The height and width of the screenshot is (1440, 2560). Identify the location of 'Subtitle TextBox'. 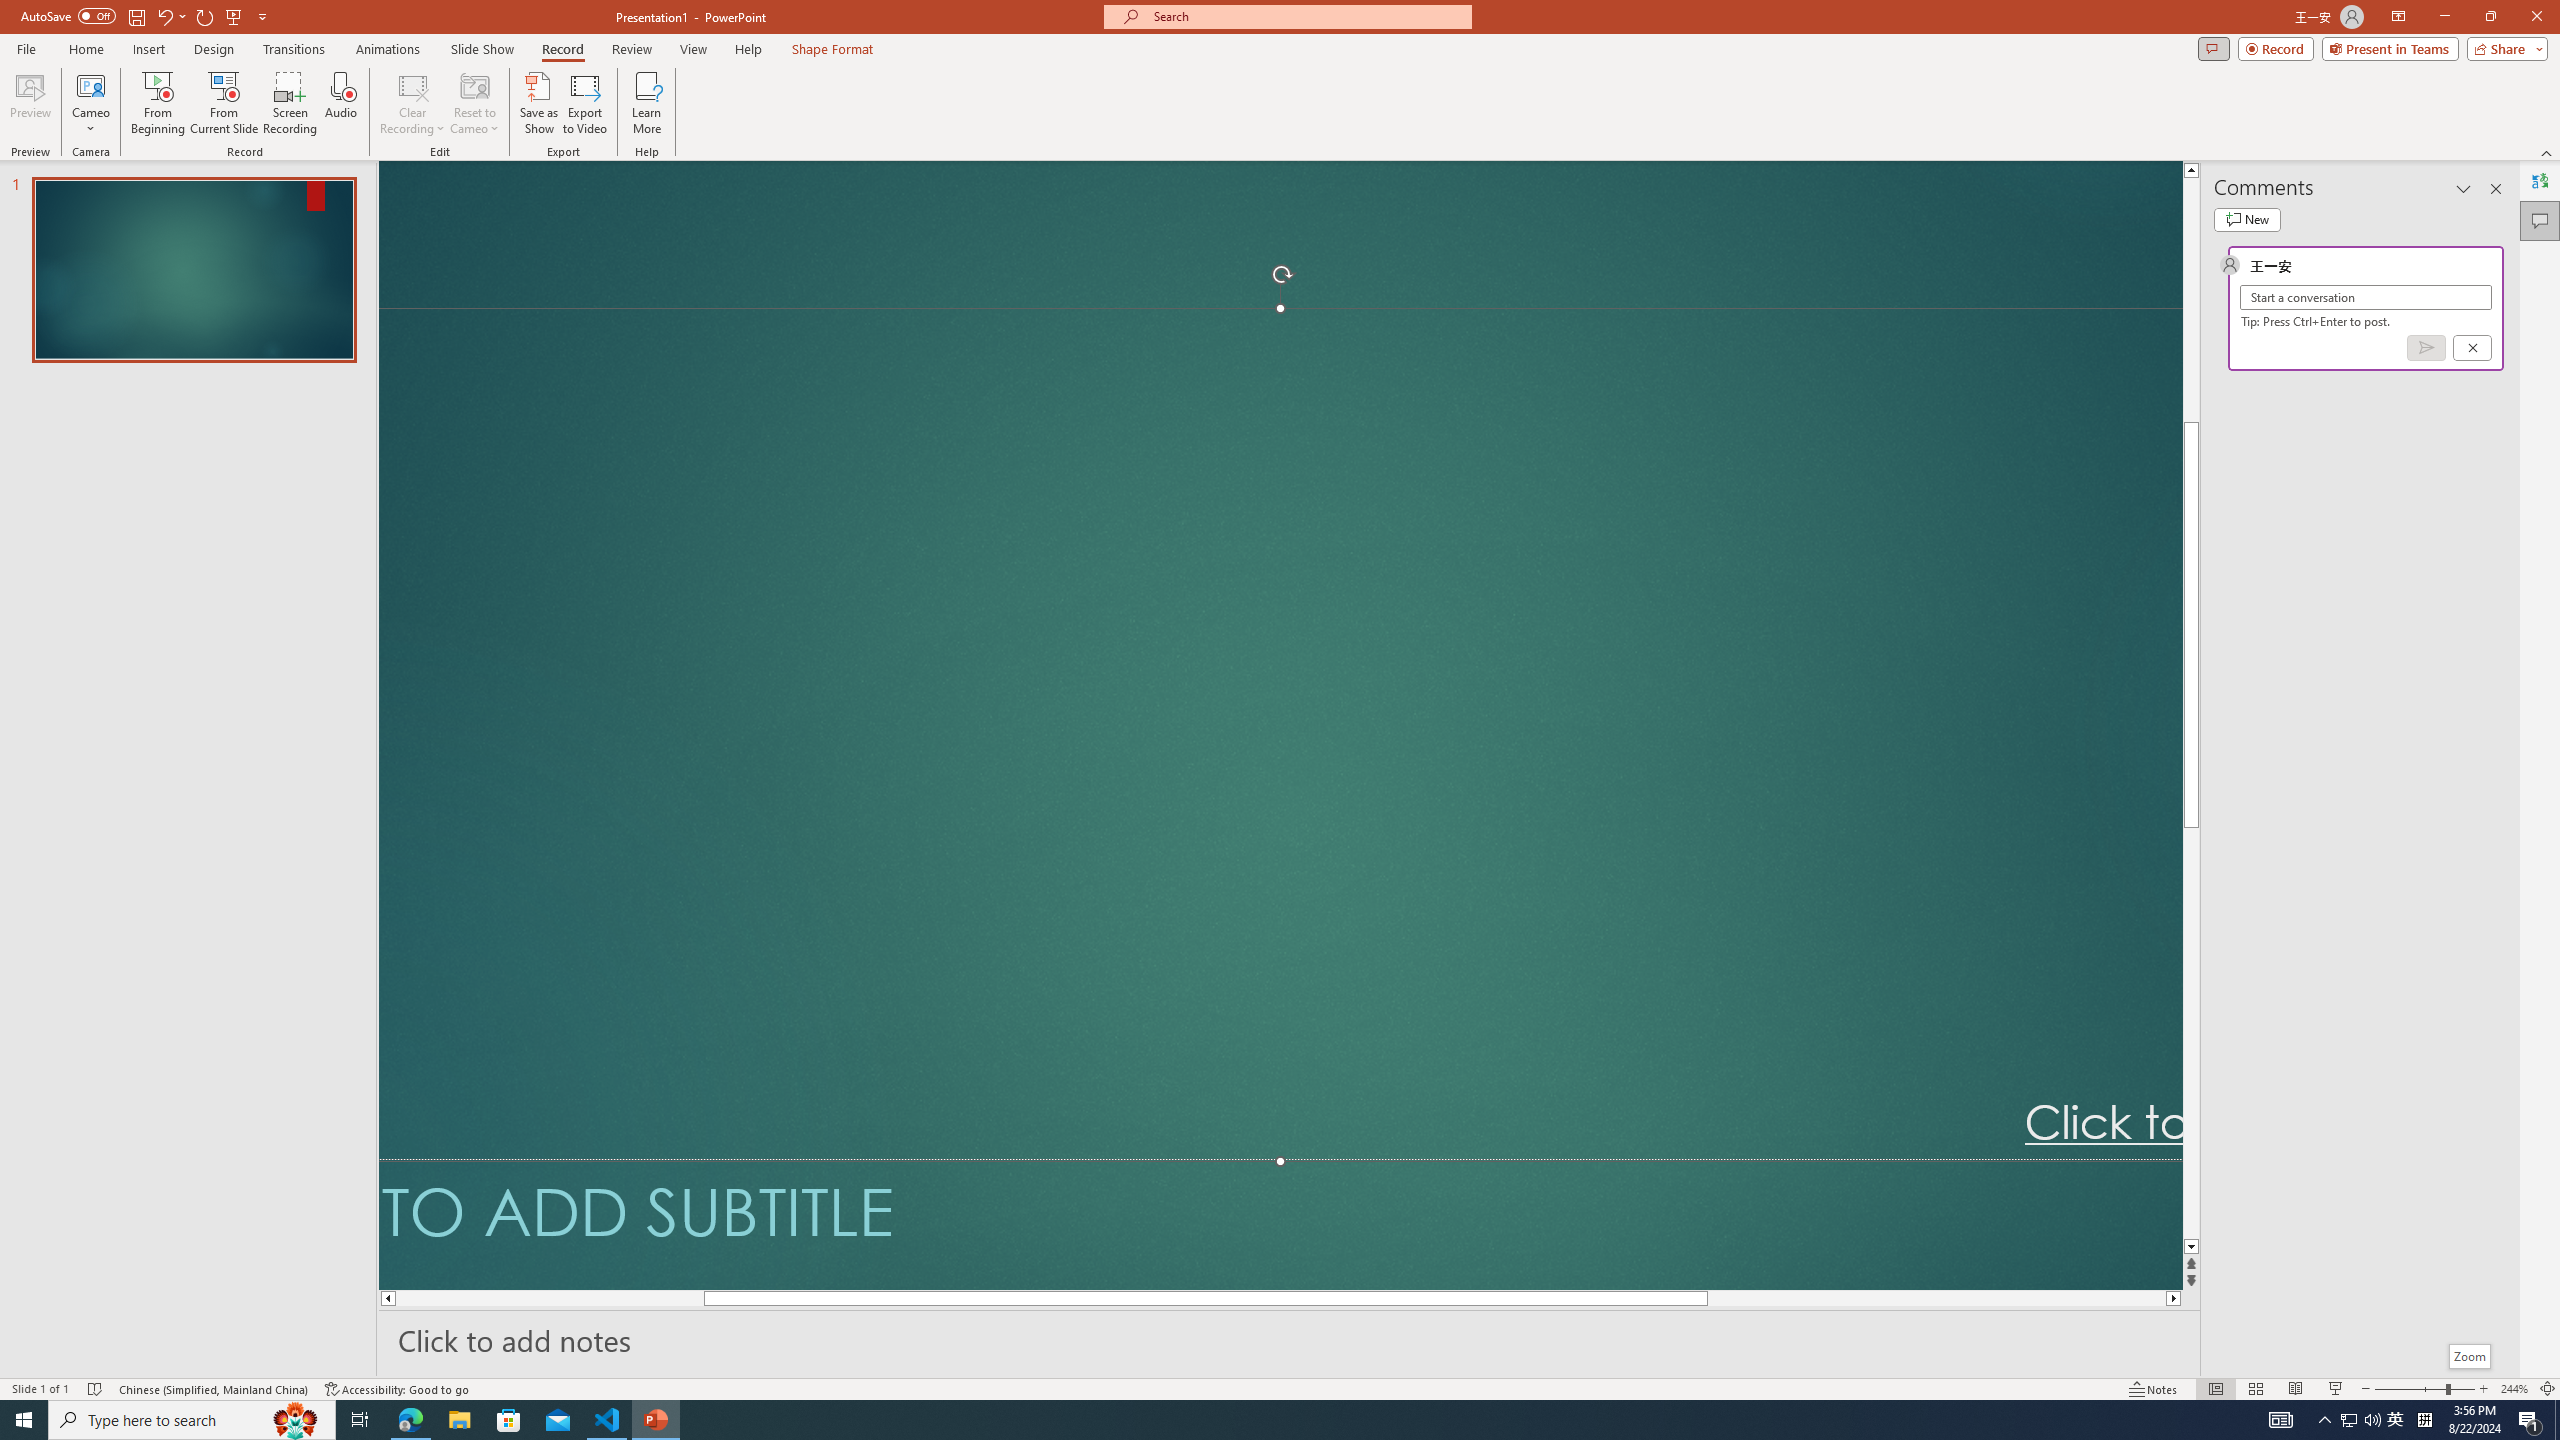
(1280, 1223).